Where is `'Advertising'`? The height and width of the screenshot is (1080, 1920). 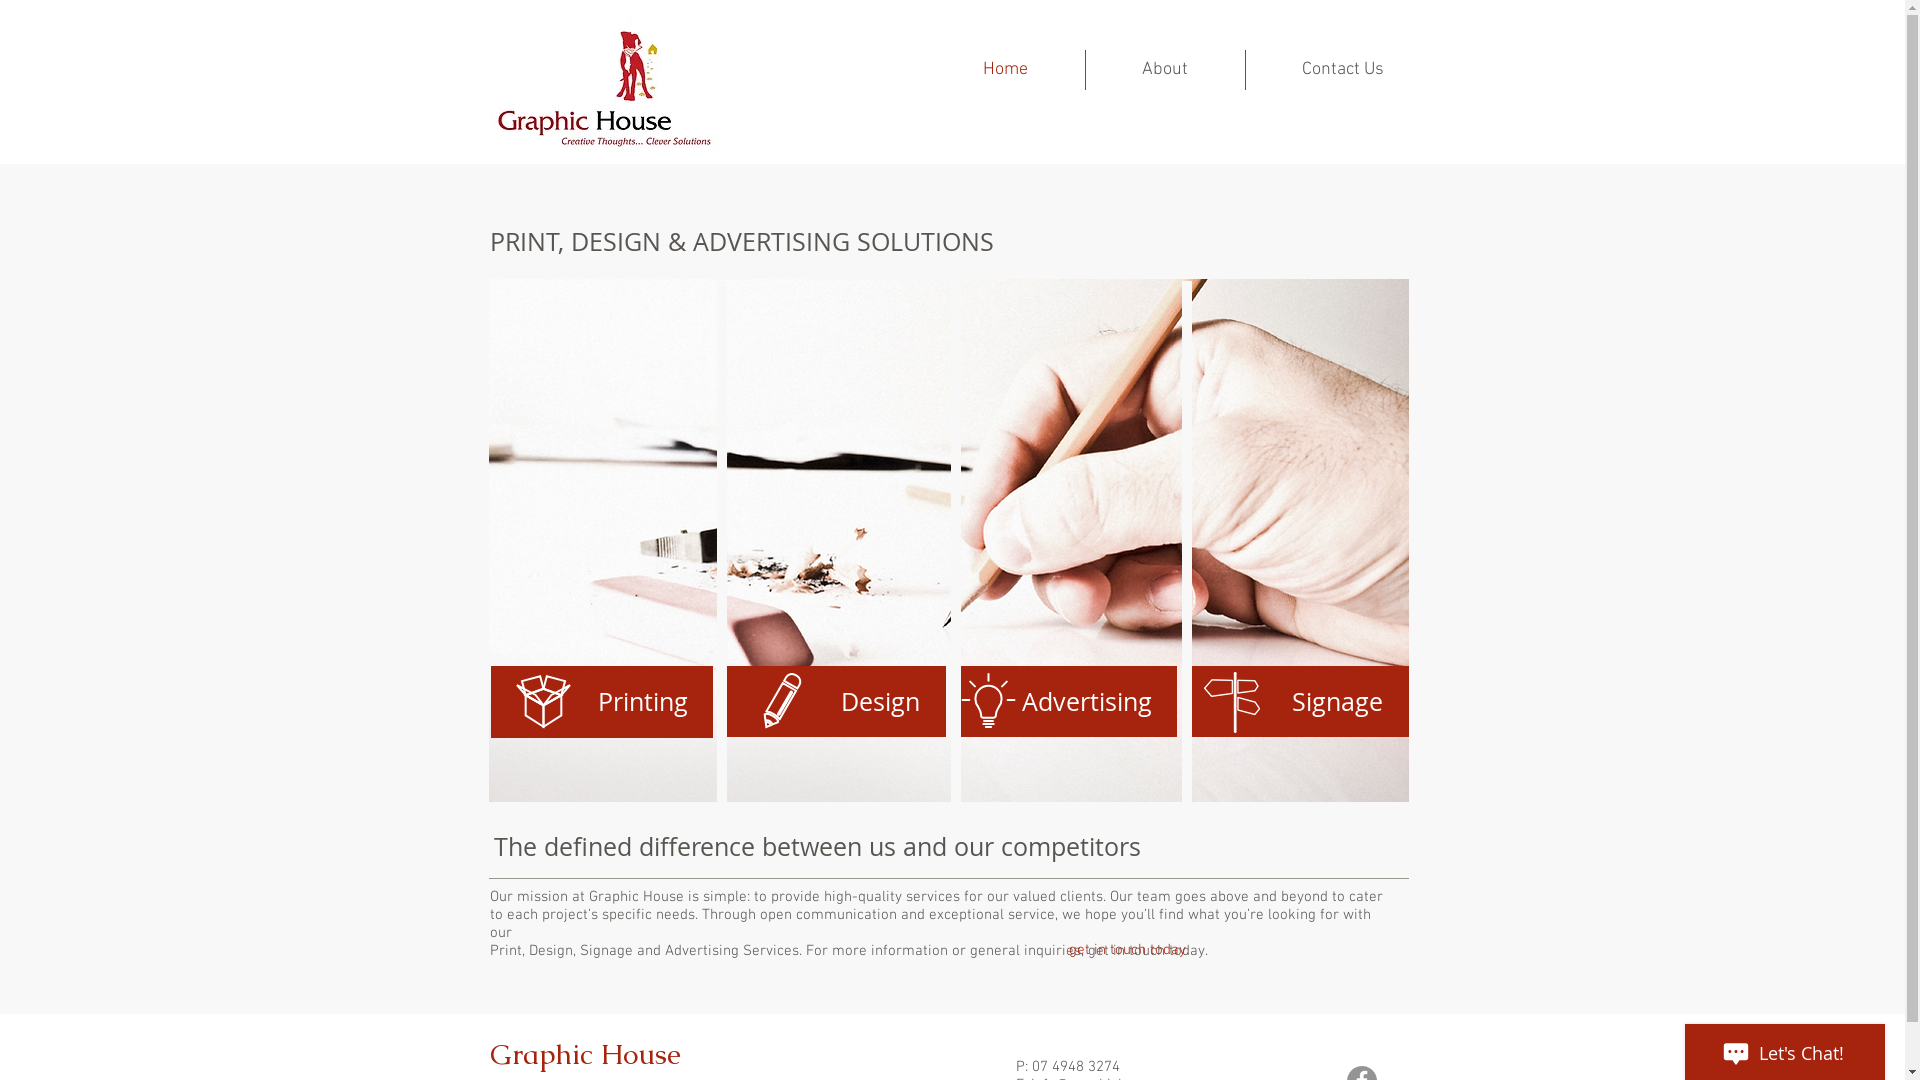
'Advertising' is located at coordinates (954, 700).